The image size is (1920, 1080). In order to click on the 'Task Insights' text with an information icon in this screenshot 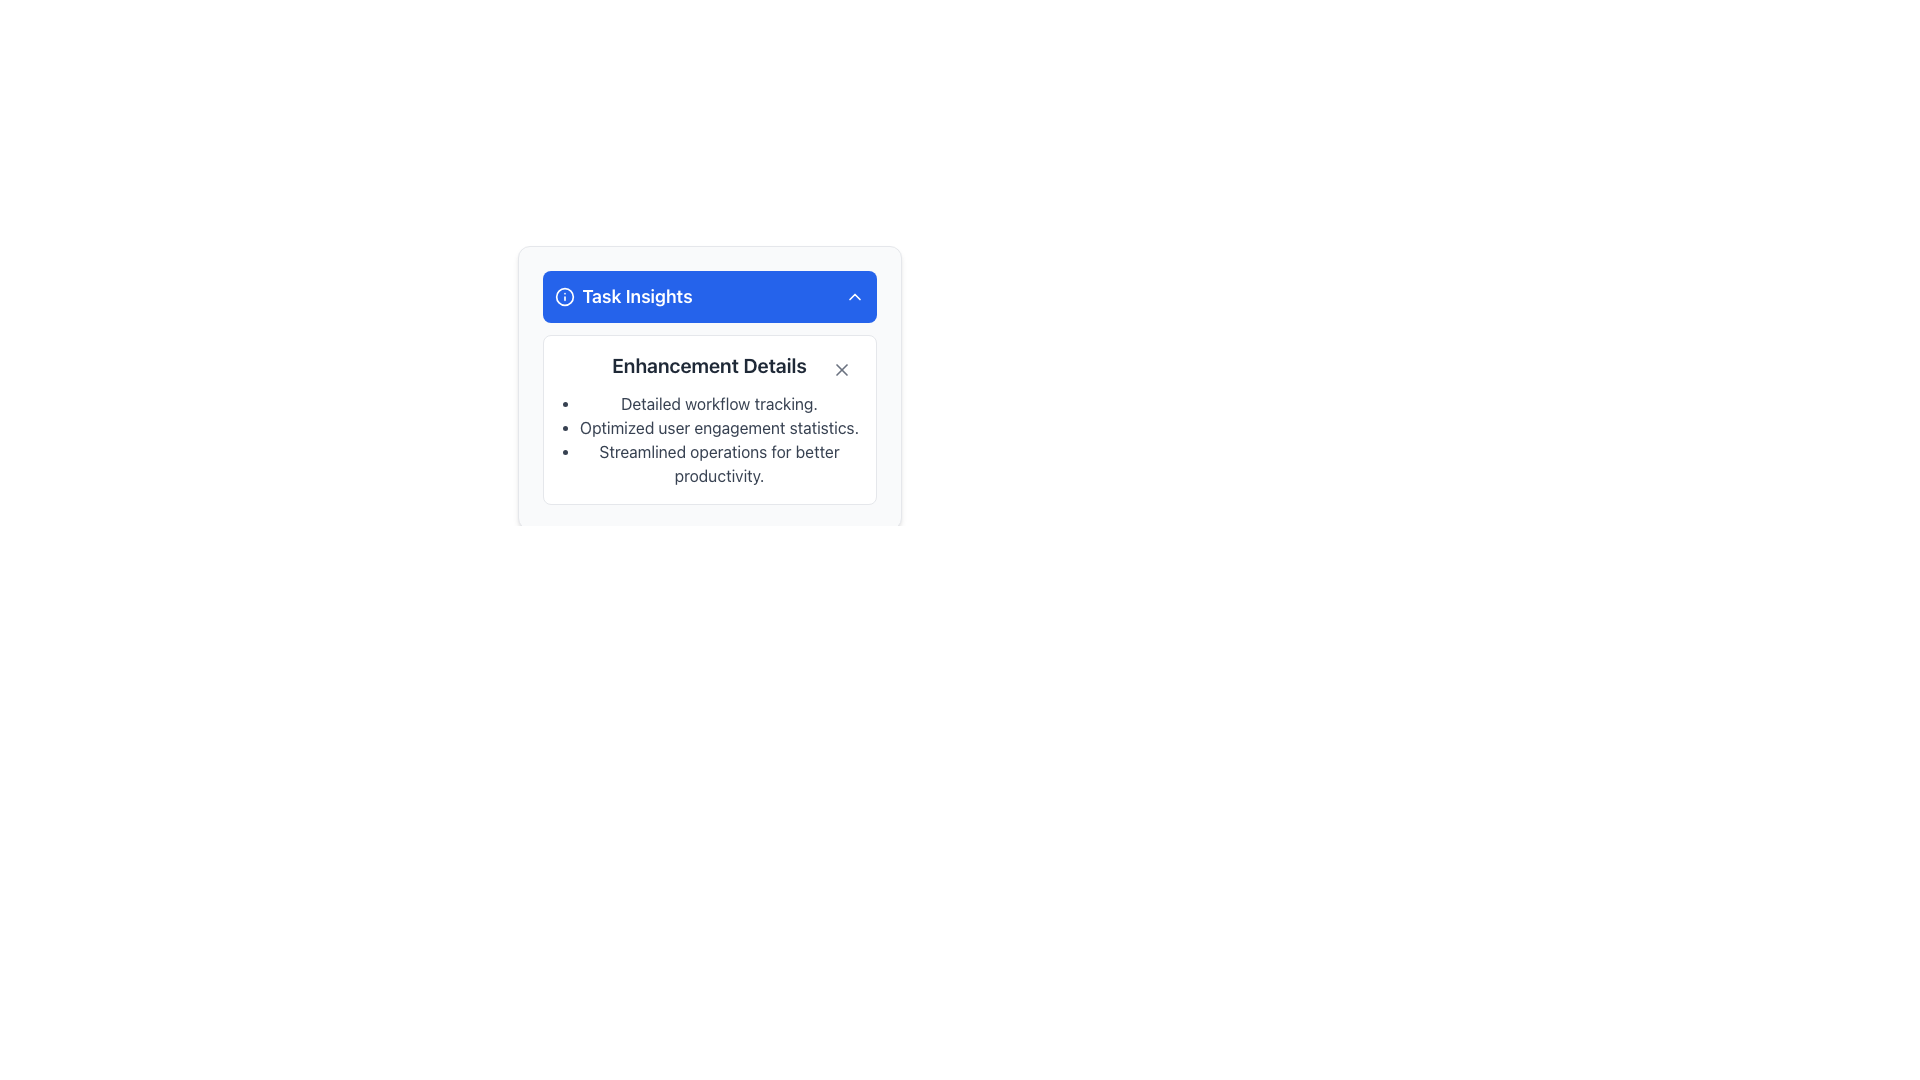, I will do `click(622, 297)`.